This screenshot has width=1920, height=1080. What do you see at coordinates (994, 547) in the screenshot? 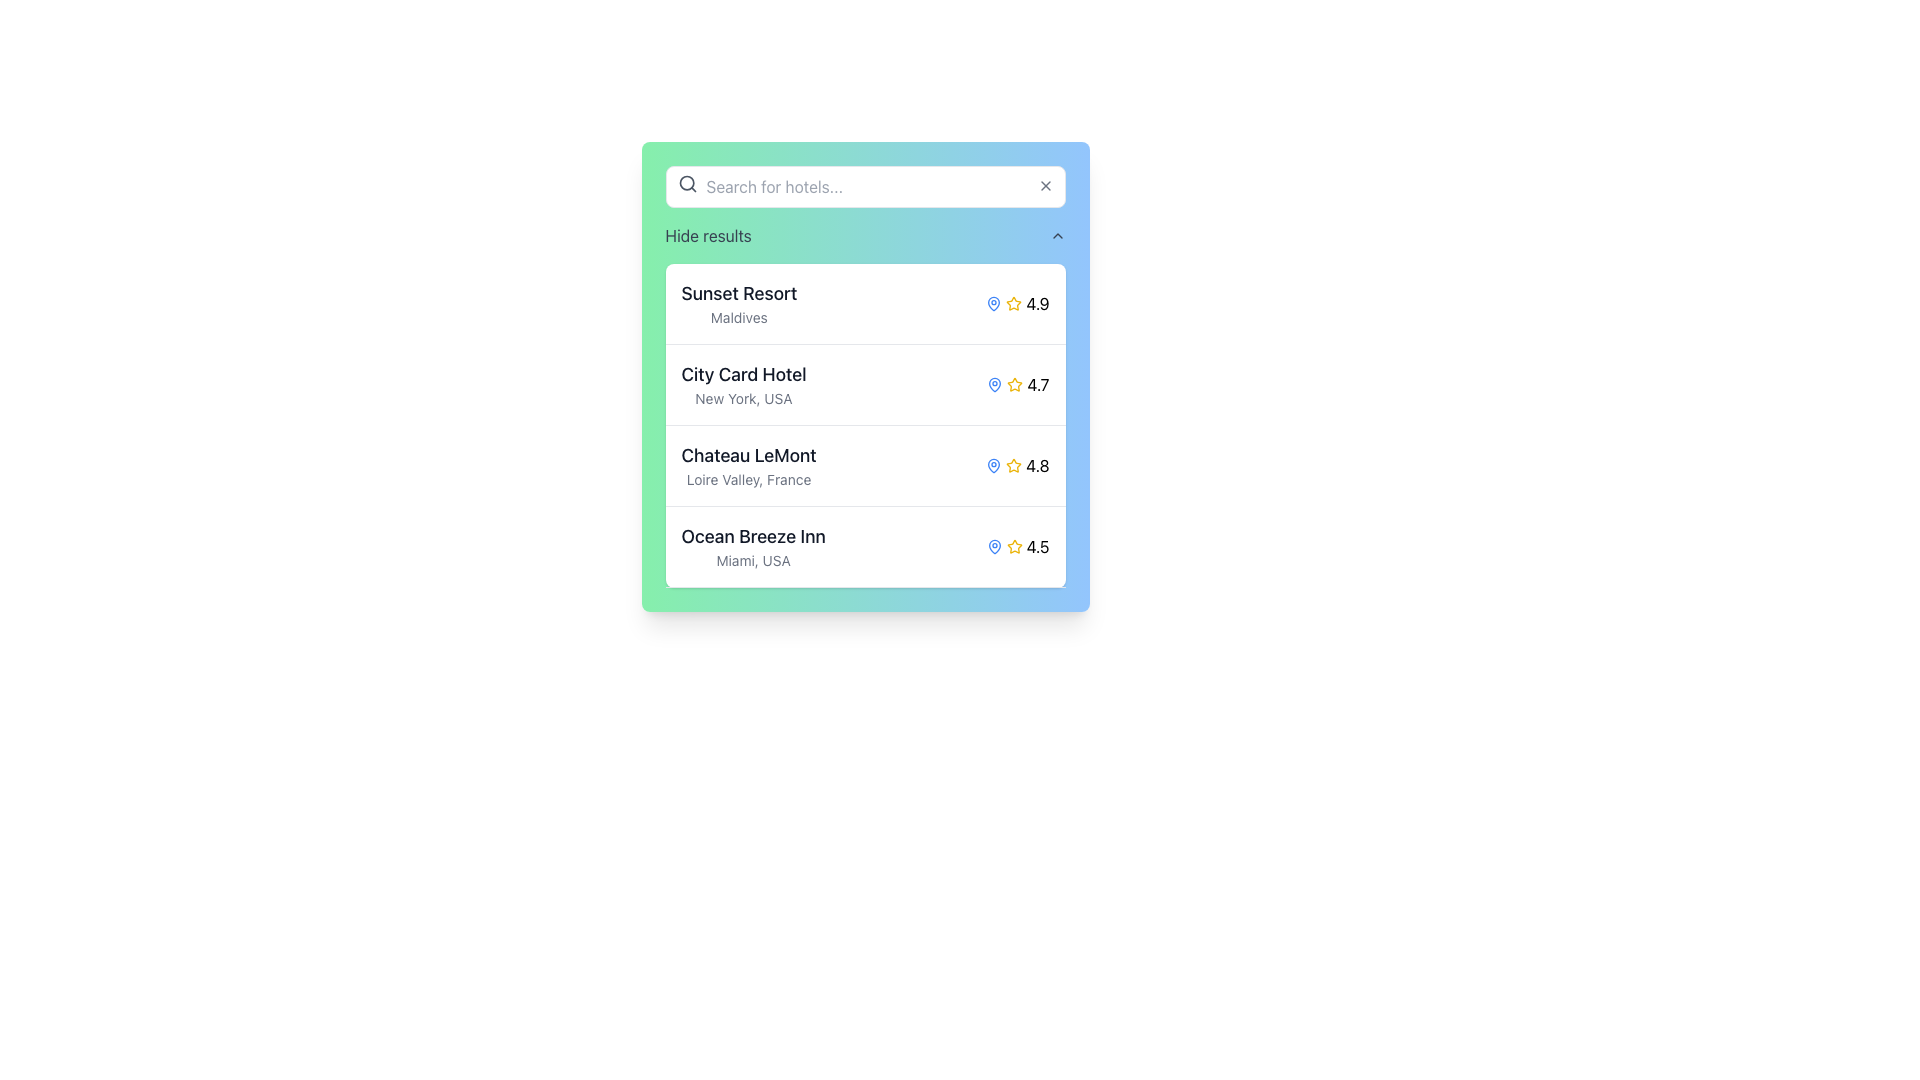
I see `the map pin icon that signifies the geographical location of the 'Ocean Breeze Inn', which is positioned to the left of the star rating icon and the text '4.5'` at bounding box center [994, 547].